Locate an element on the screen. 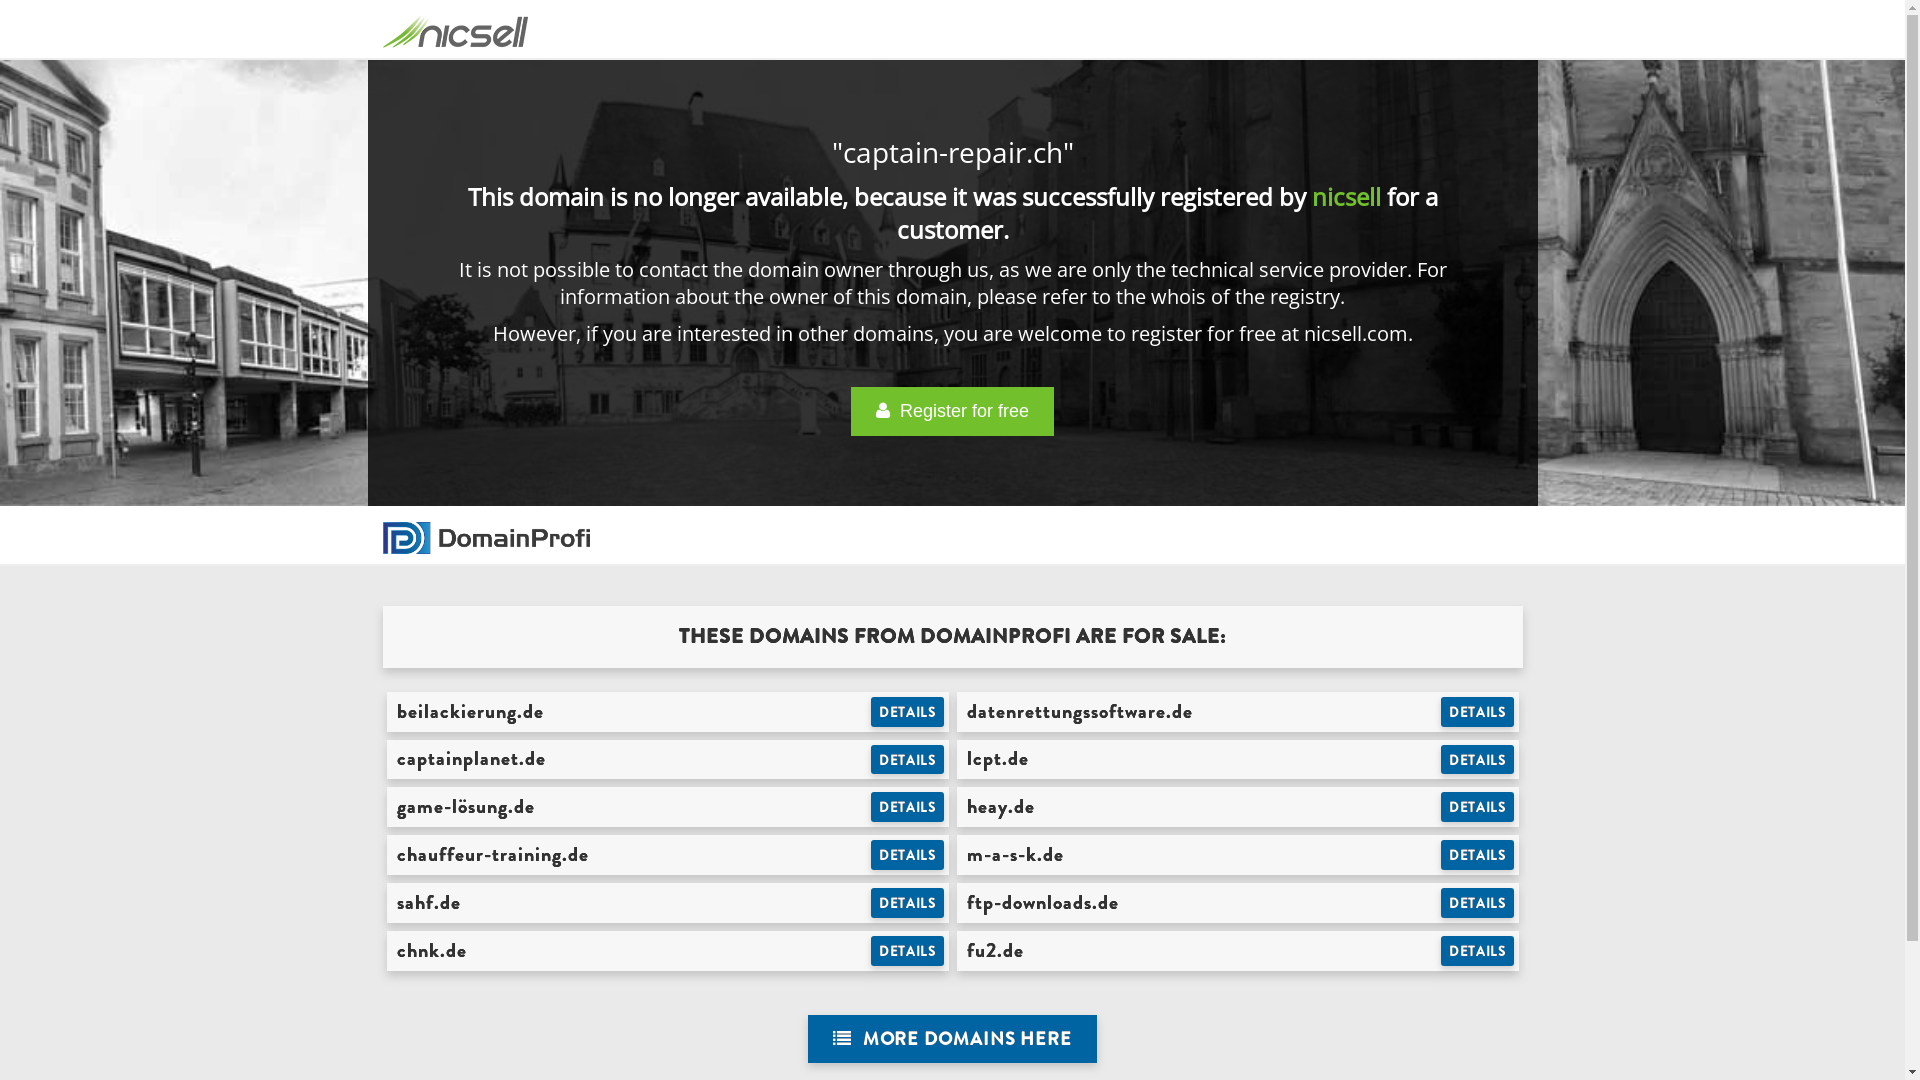 This screenshot has height=1080, width=1920. 'DETAILS' is located at coordinates (906, 805).